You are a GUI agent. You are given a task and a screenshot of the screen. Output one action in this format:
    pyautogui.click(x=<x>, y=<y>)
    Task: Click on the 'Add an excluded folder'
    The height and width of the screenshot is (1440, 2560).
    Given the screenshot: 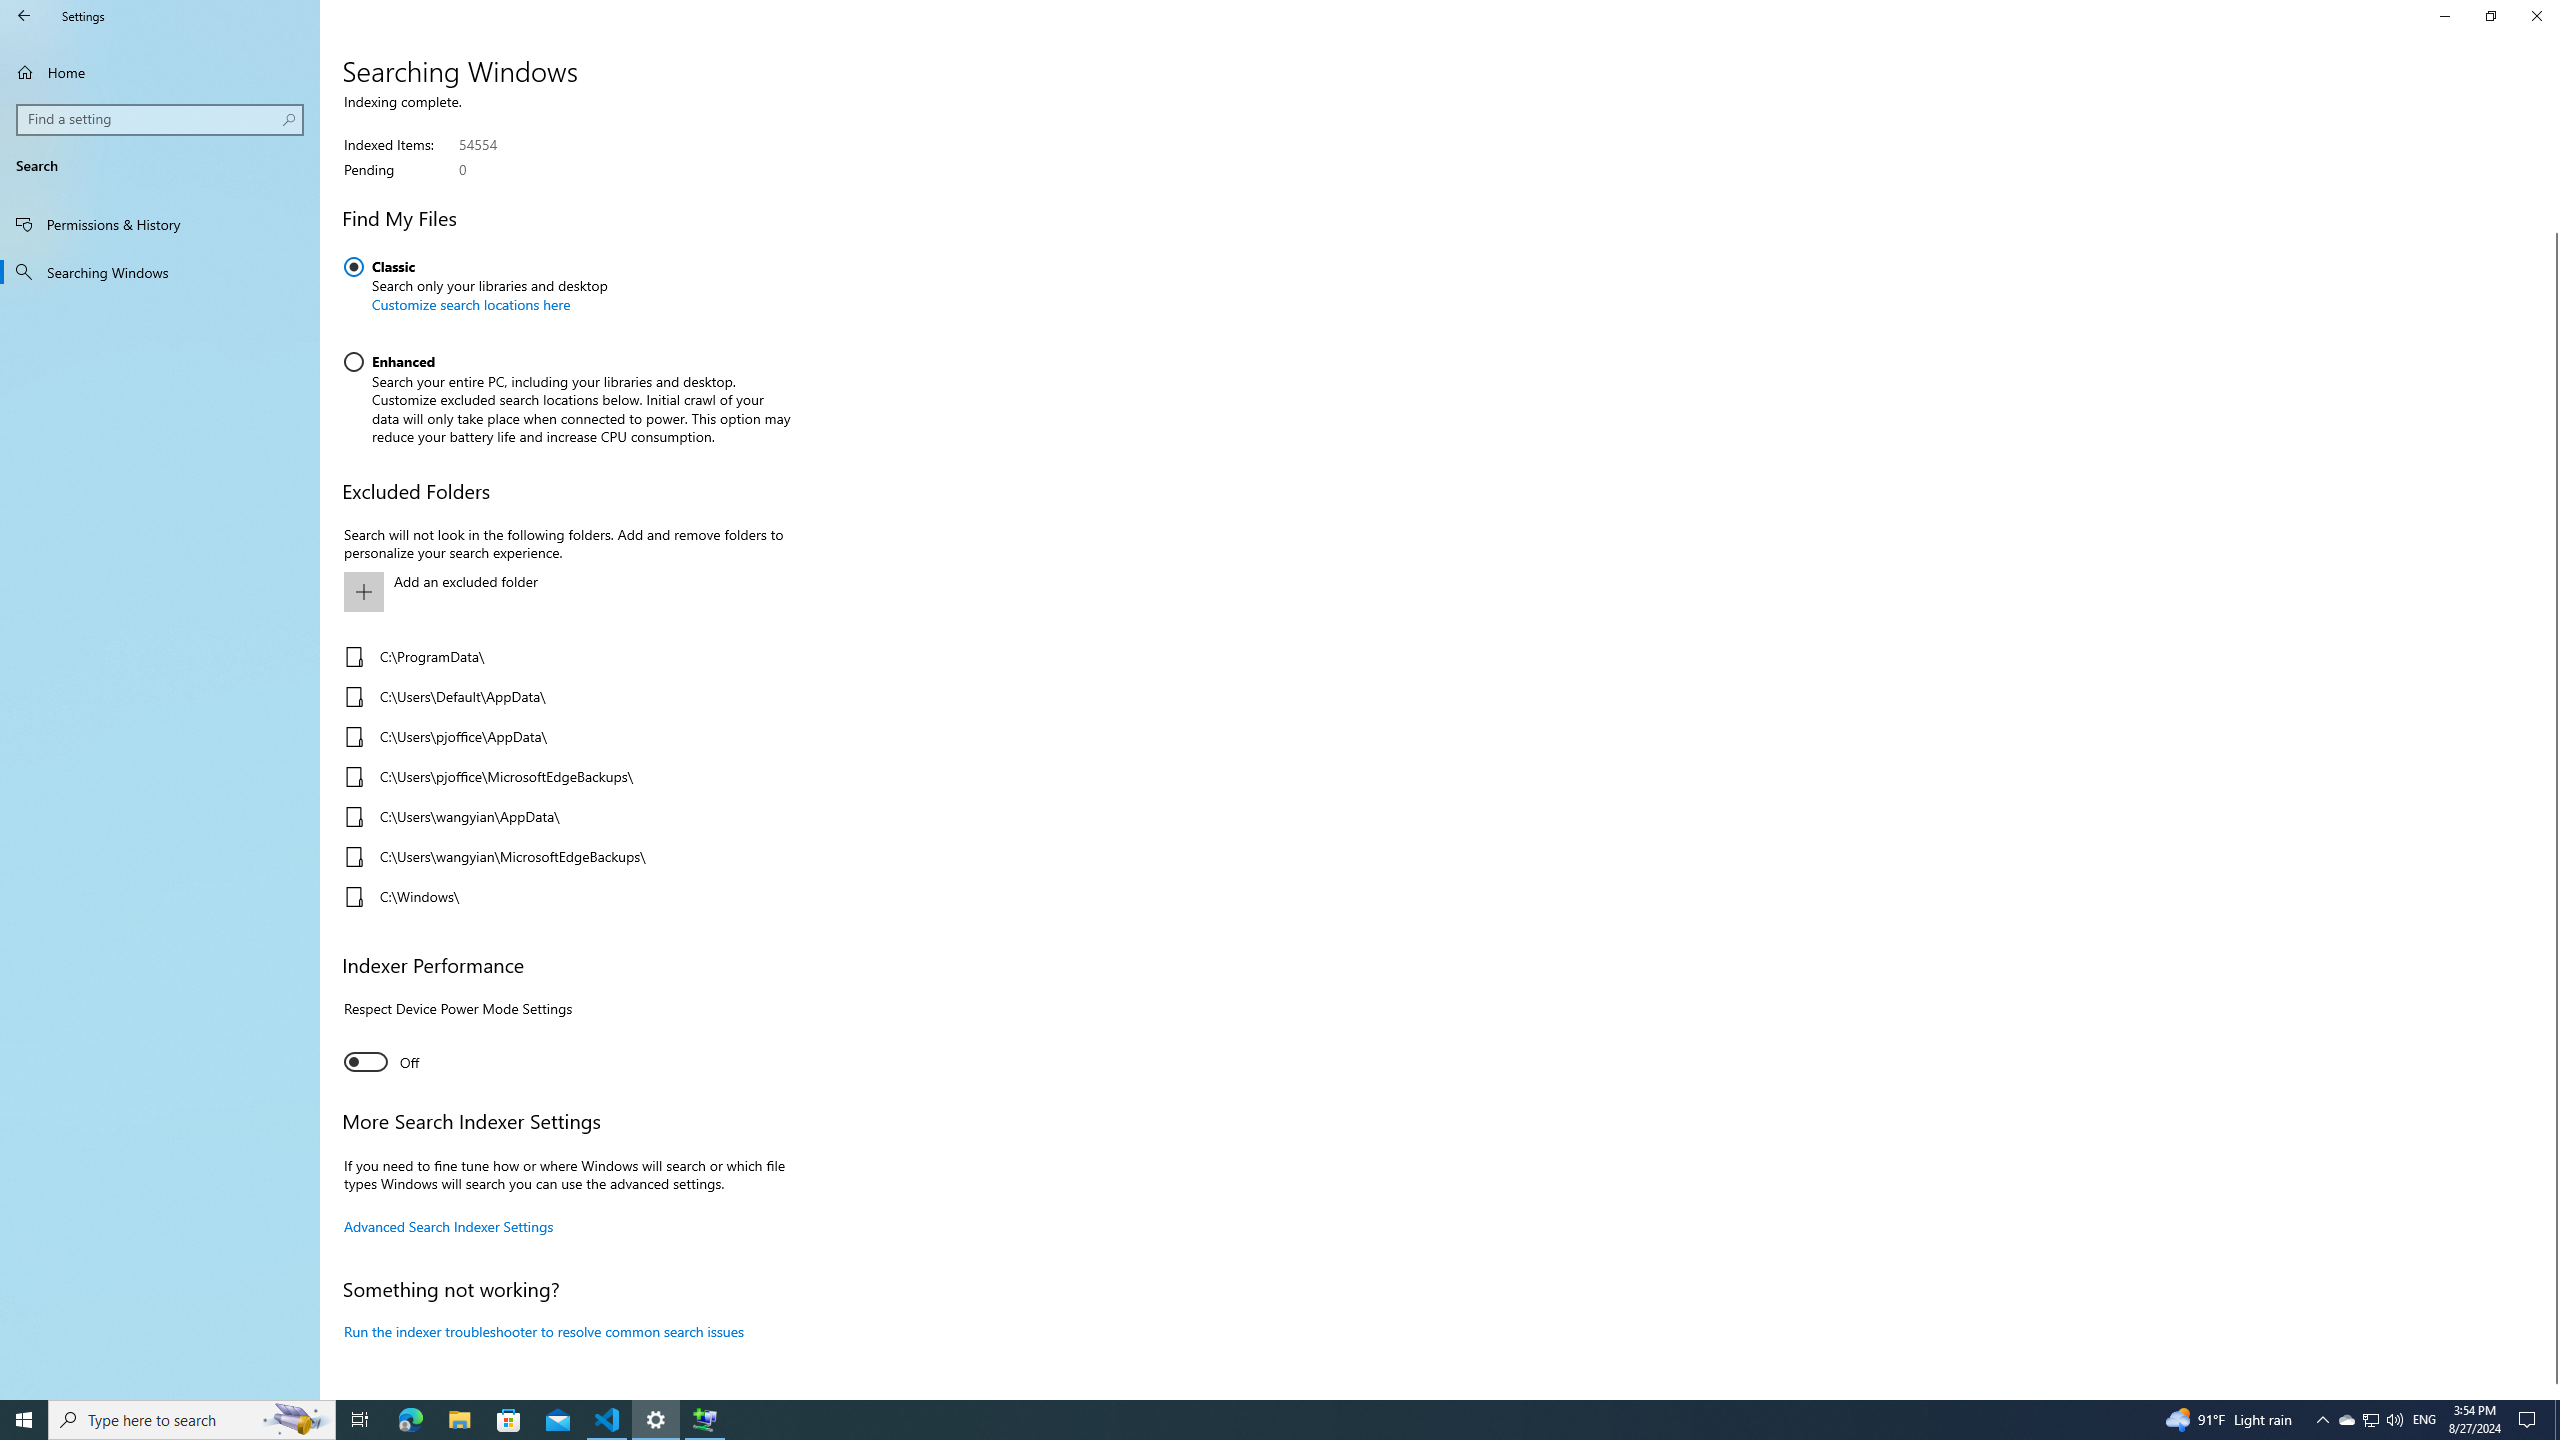 What is the action you would take?
    pyautogui.click(x=560, y=590)
    